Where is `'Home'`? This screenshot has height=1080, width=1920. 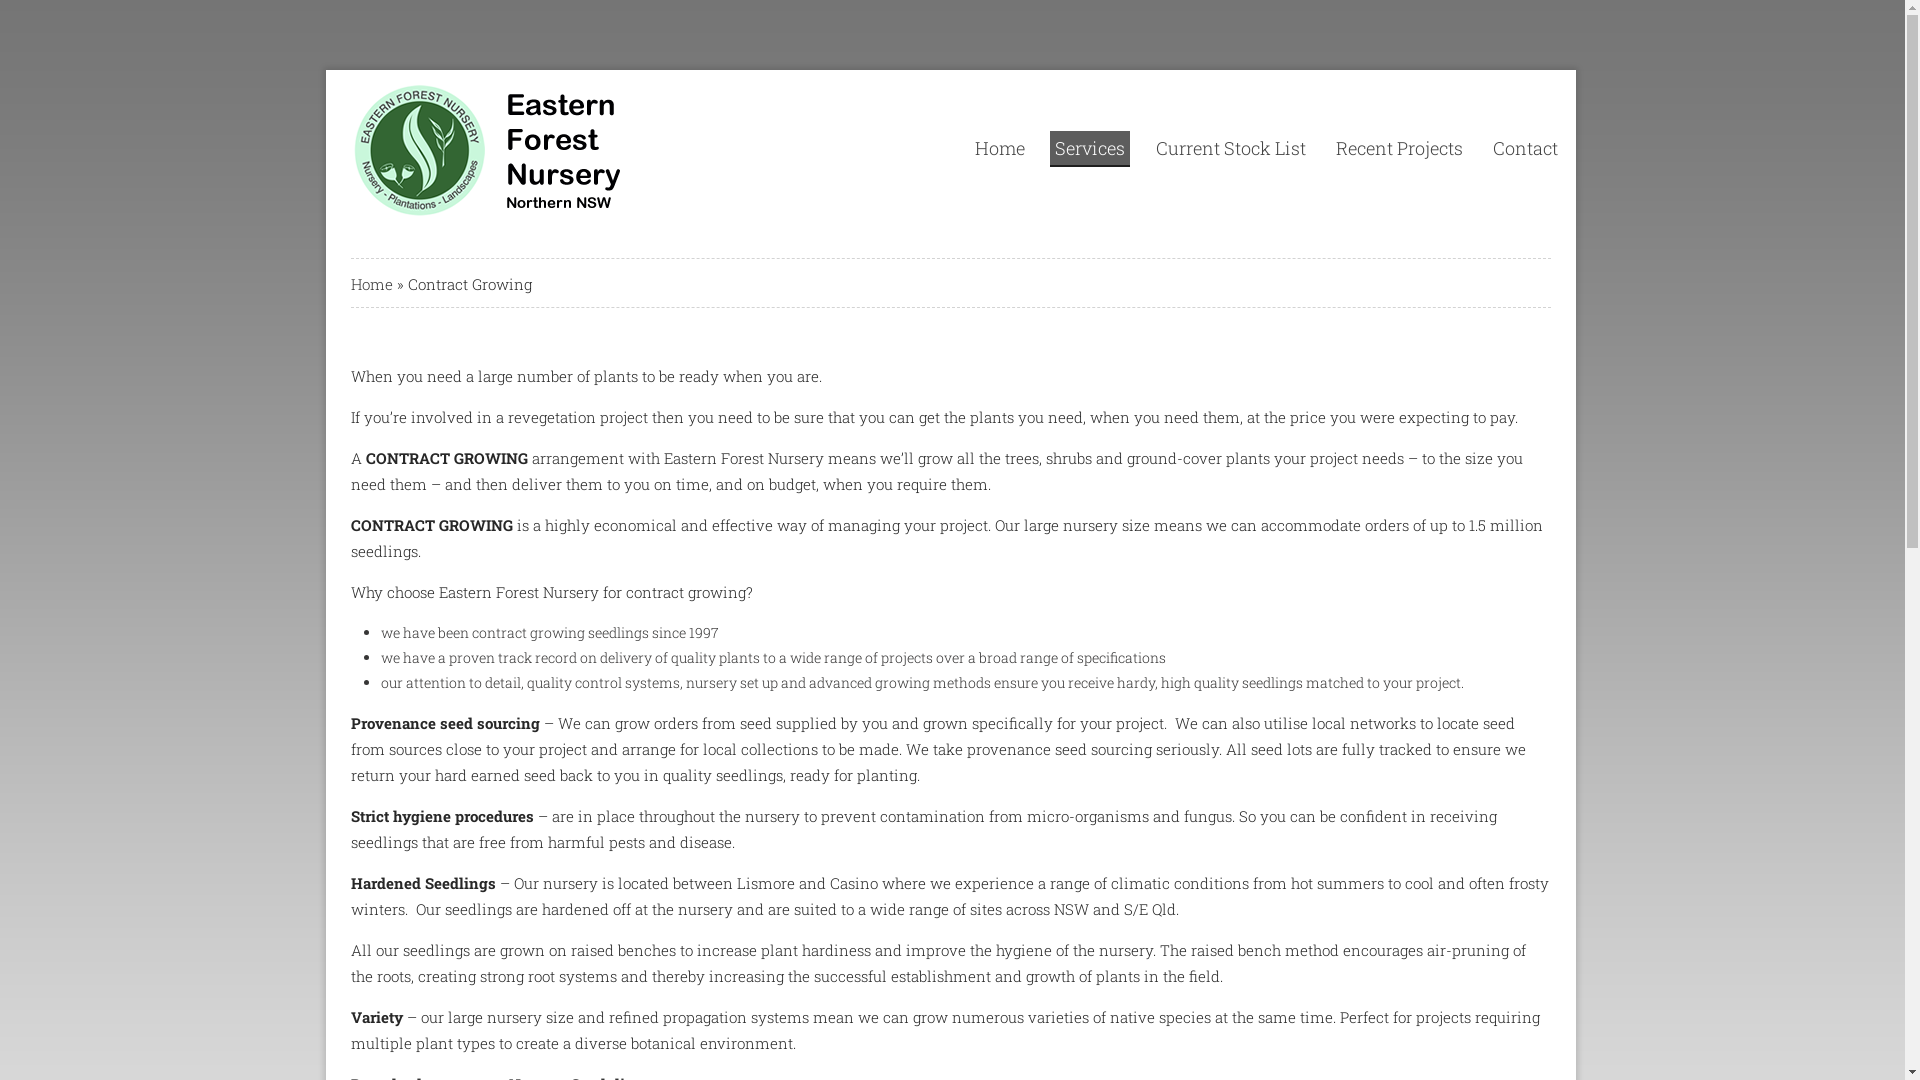
'Home' is located at coordinates (371, 284).